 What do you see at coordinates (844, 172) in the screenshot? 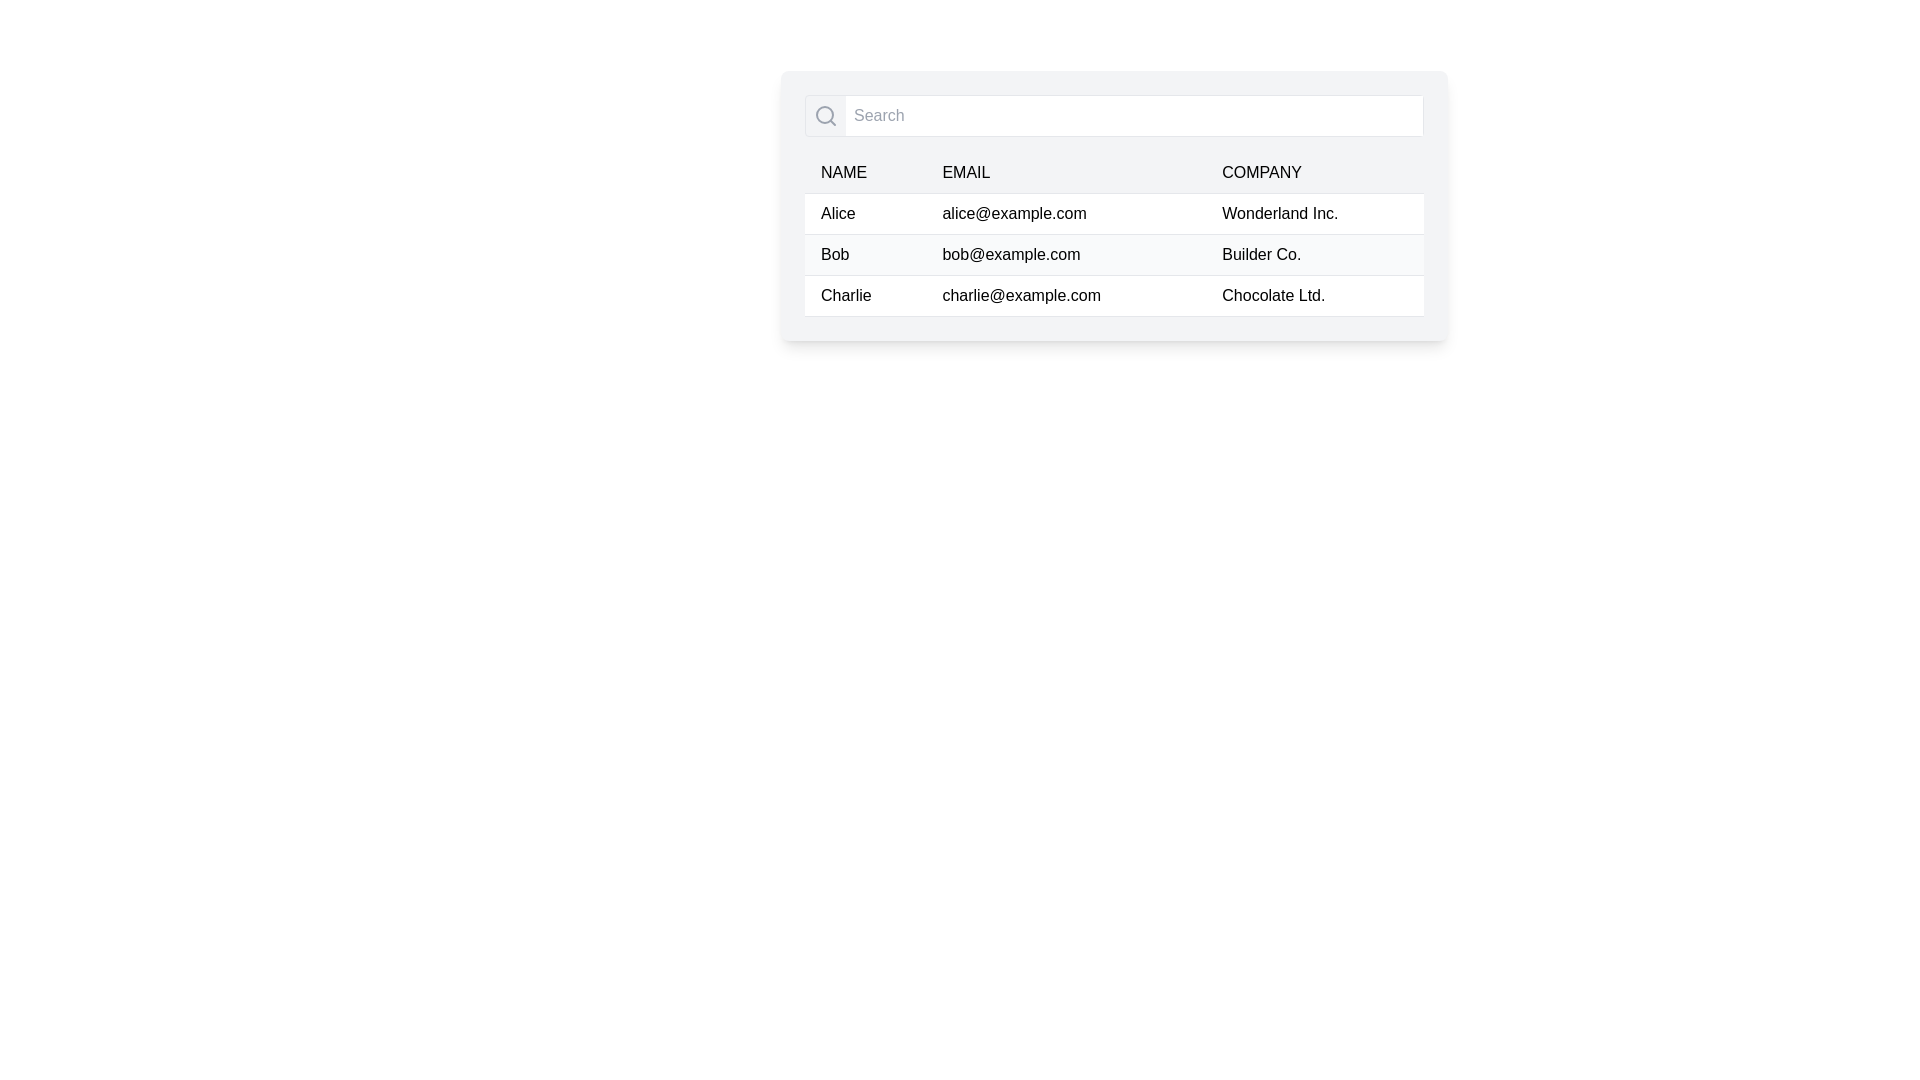
I see `text content of the 'NAME' column header, which is displayed in uppercase bold font at the top left of the table under the search bar` at bounding box center [844, 172].